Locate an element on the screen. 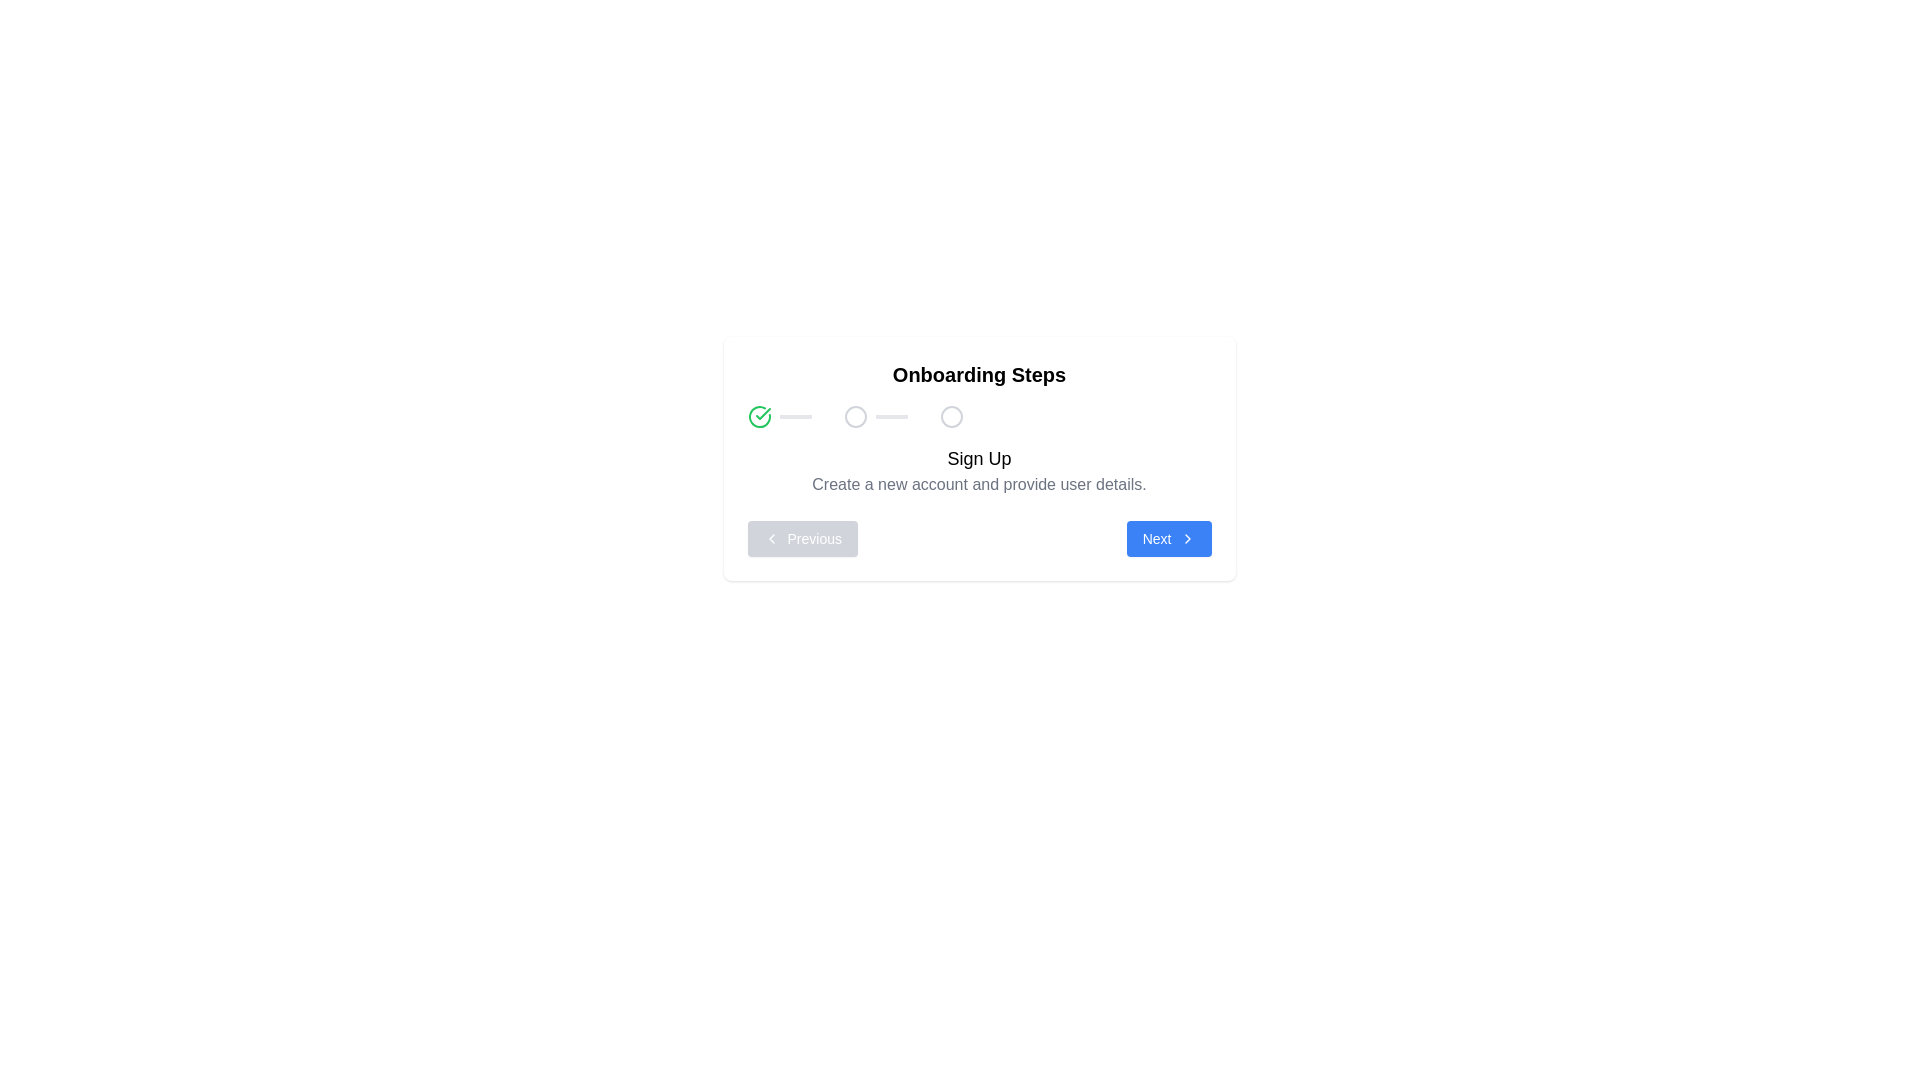  the second step indicator in the onboarding steps card, which is centrally aligned and represents a step not yet reached is located at coordinates (879, 415).